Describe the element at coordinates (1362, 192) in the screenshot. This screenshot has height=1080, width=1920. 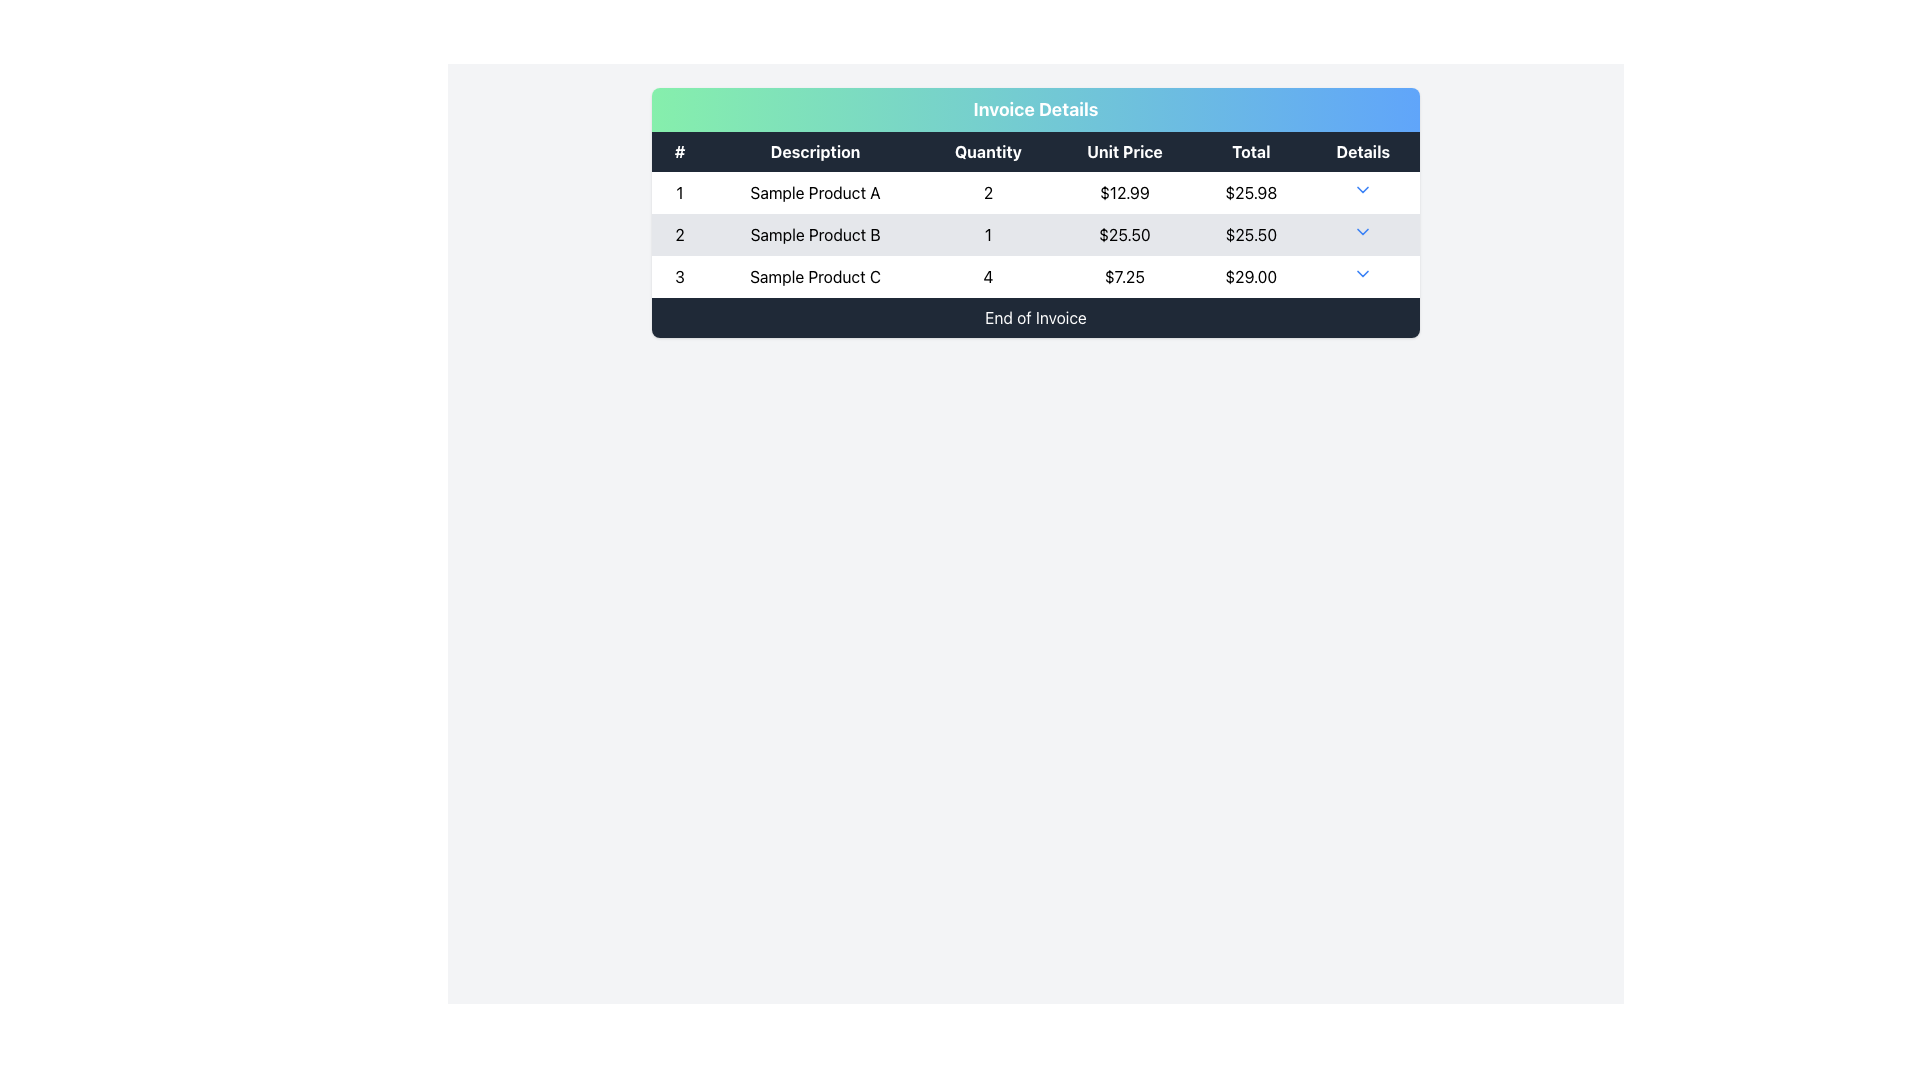
I see `the dropdown toggle icon located at the far right of the first row under the 'Details' column` at that location.